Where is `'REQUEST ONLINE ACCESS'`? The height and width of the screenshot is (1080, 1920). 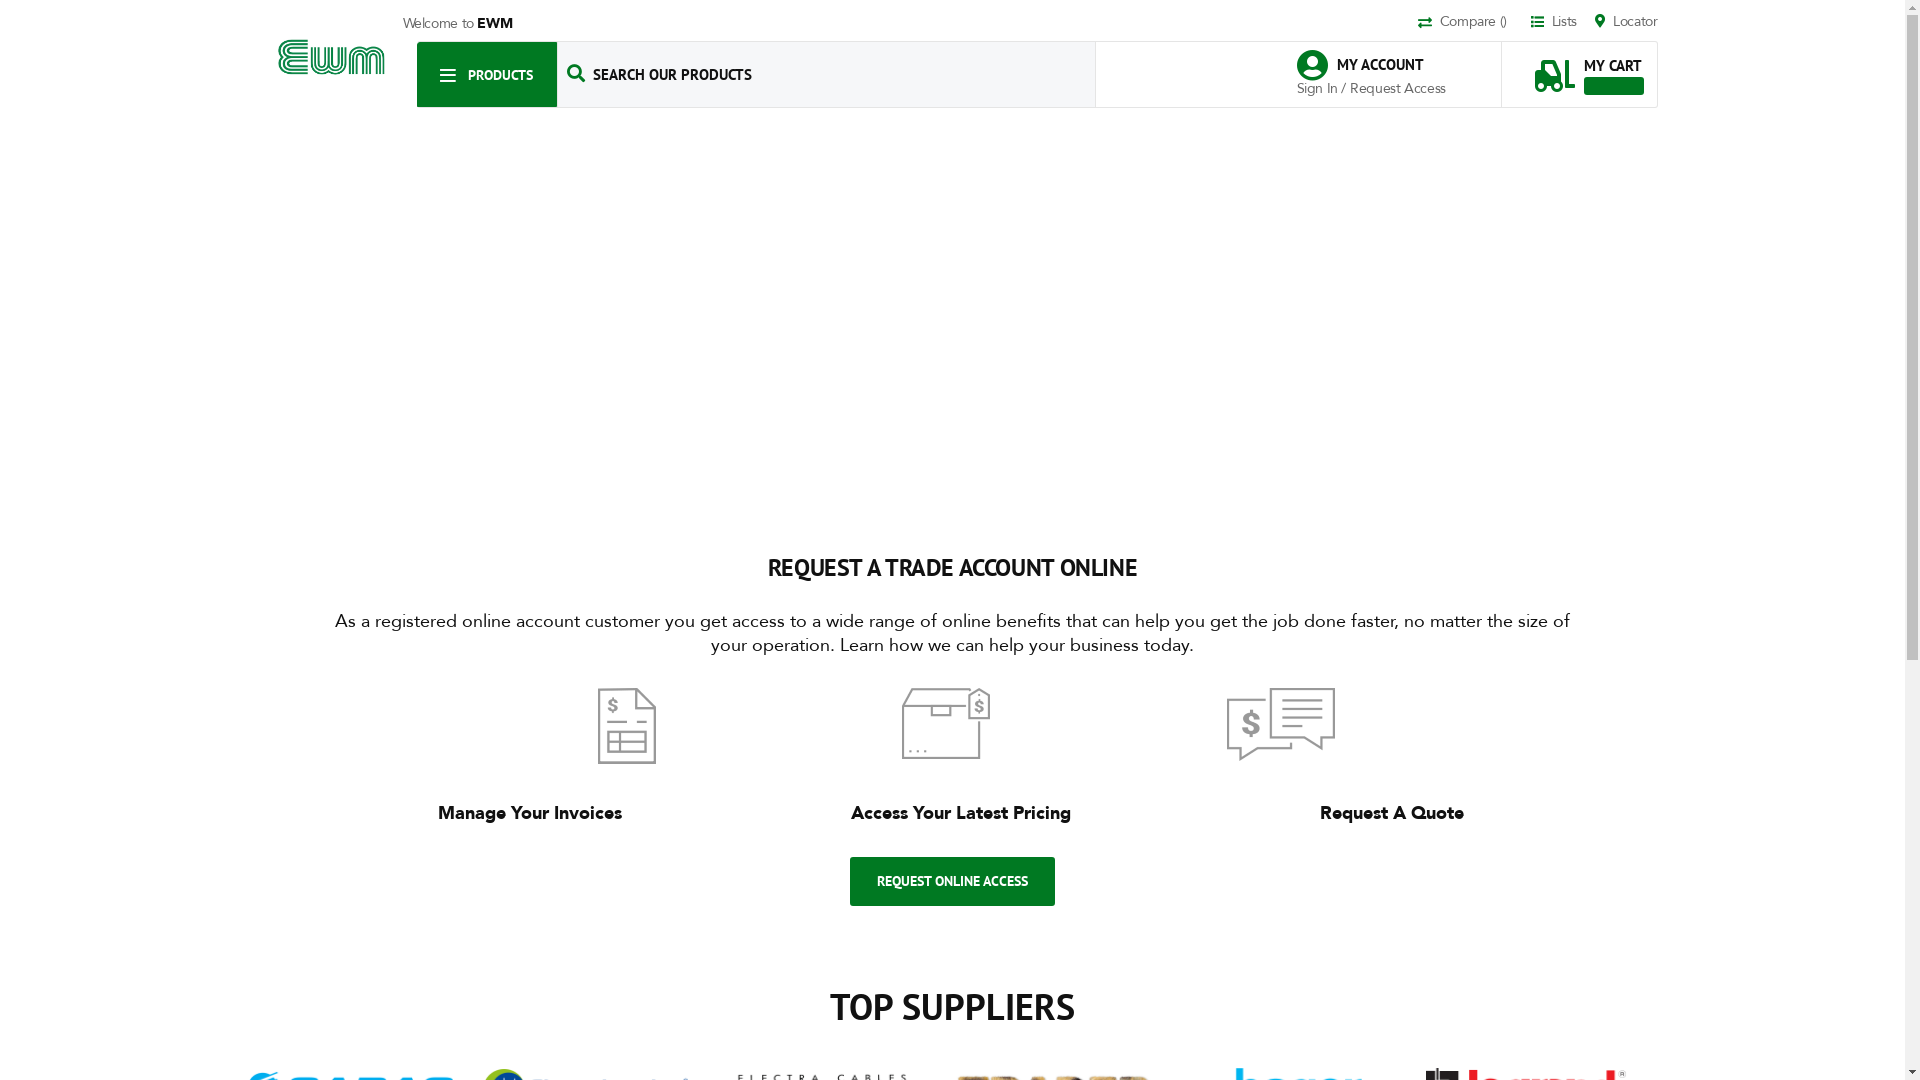
'REQUEST ONLINE ACCESS' is located at coordinates (951, 880).